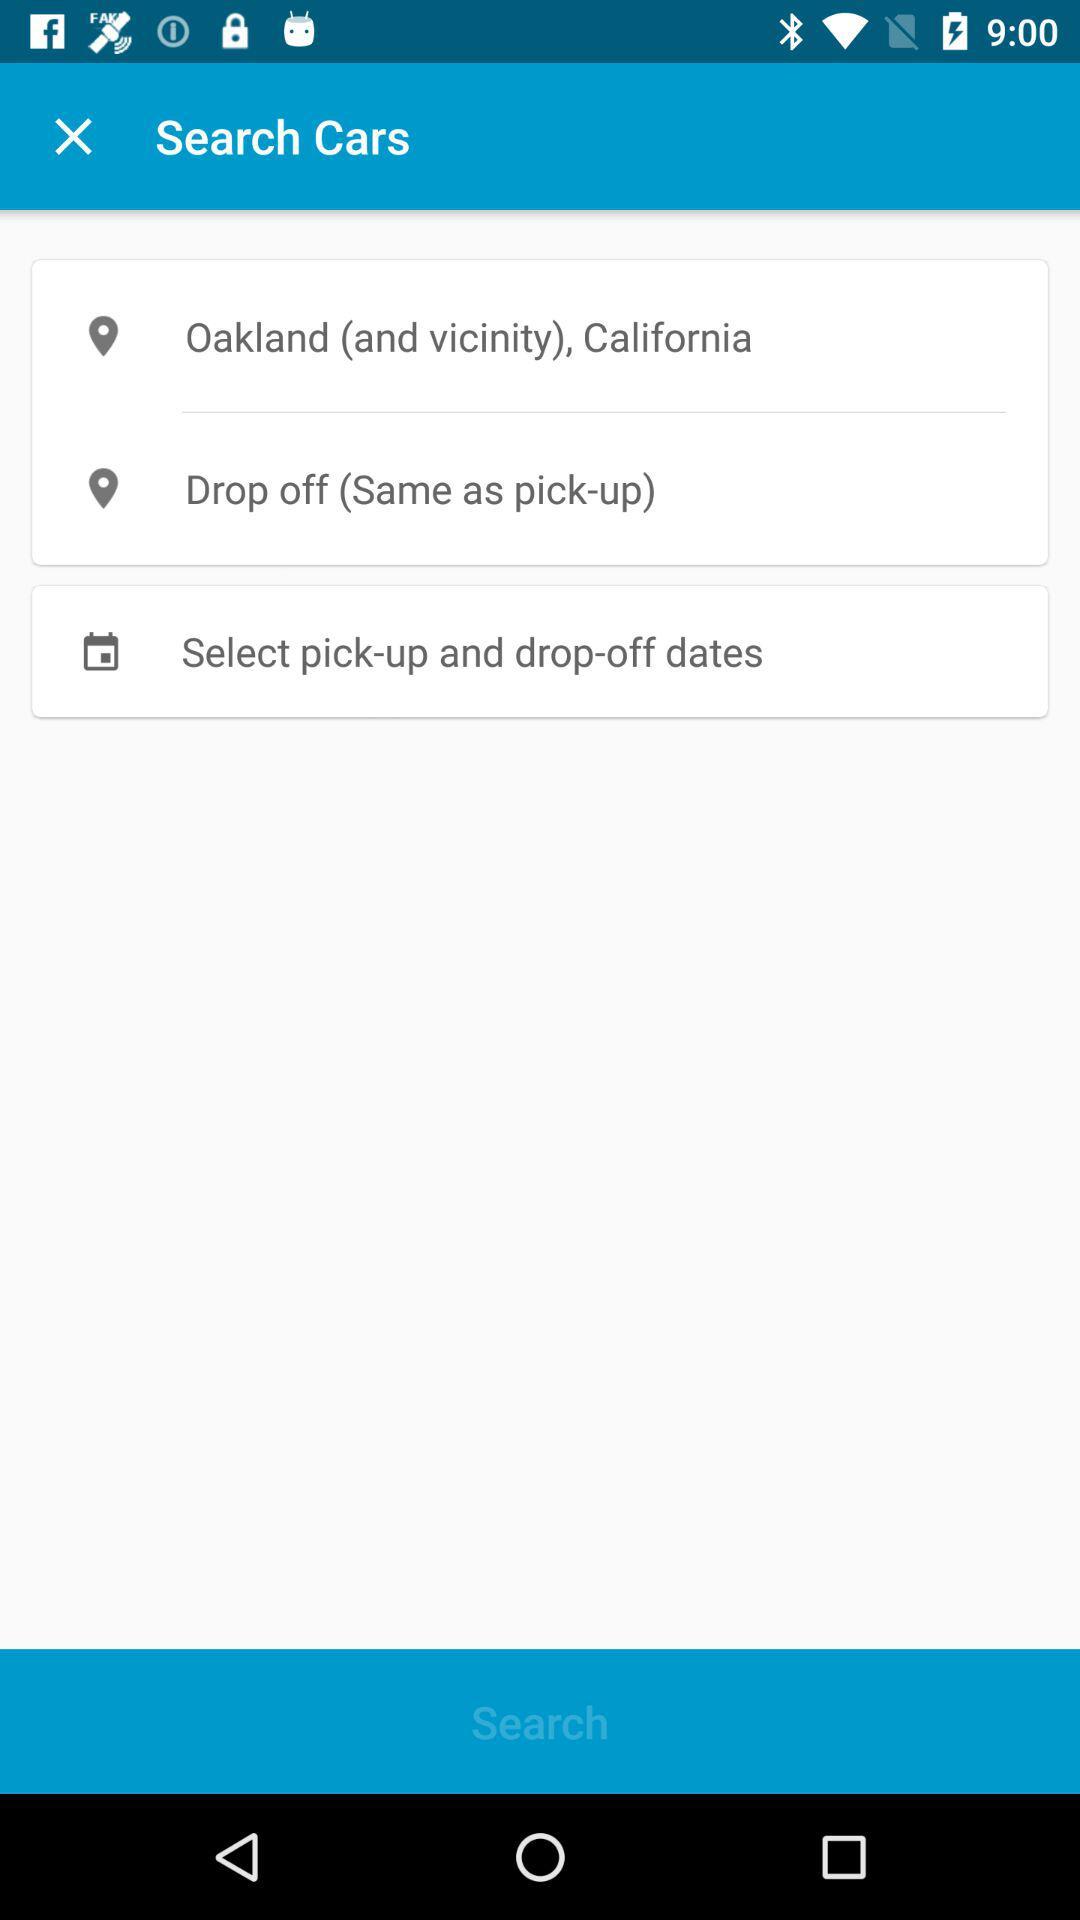  I want to click on icon to the left of the search cars icon, so click(72, 135).